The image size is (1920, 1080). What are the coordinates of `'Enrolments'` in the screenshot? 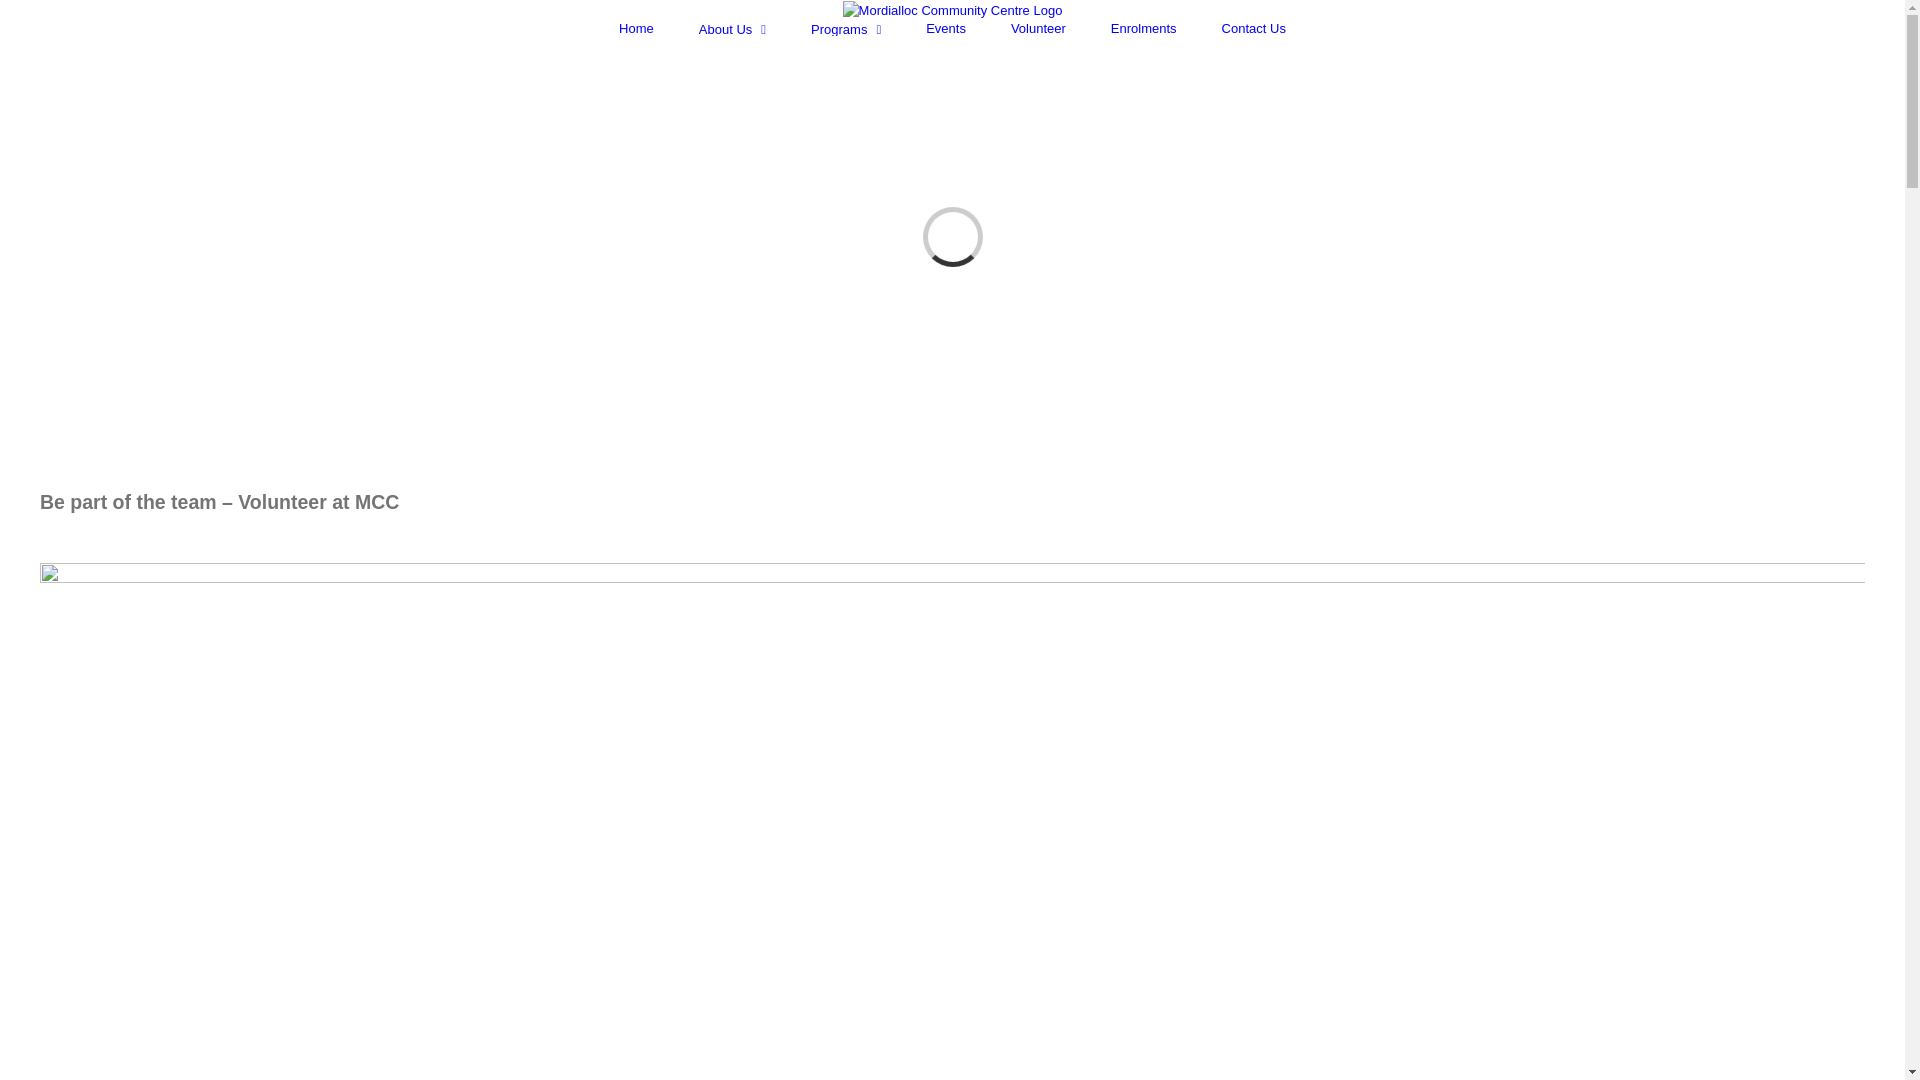 It's located at (1143, 28).